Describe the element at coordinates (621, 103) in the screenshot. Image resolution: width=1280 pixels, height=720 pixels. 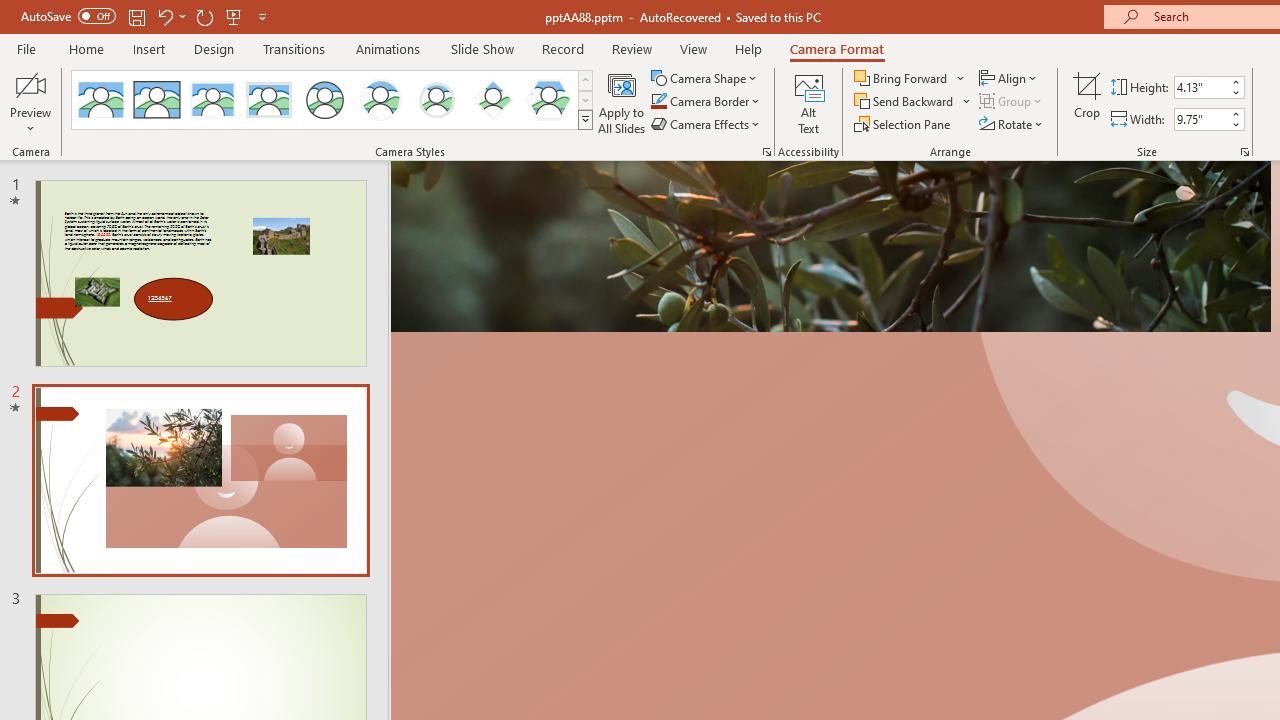
I see `'Apply to All Slides'` at that location.